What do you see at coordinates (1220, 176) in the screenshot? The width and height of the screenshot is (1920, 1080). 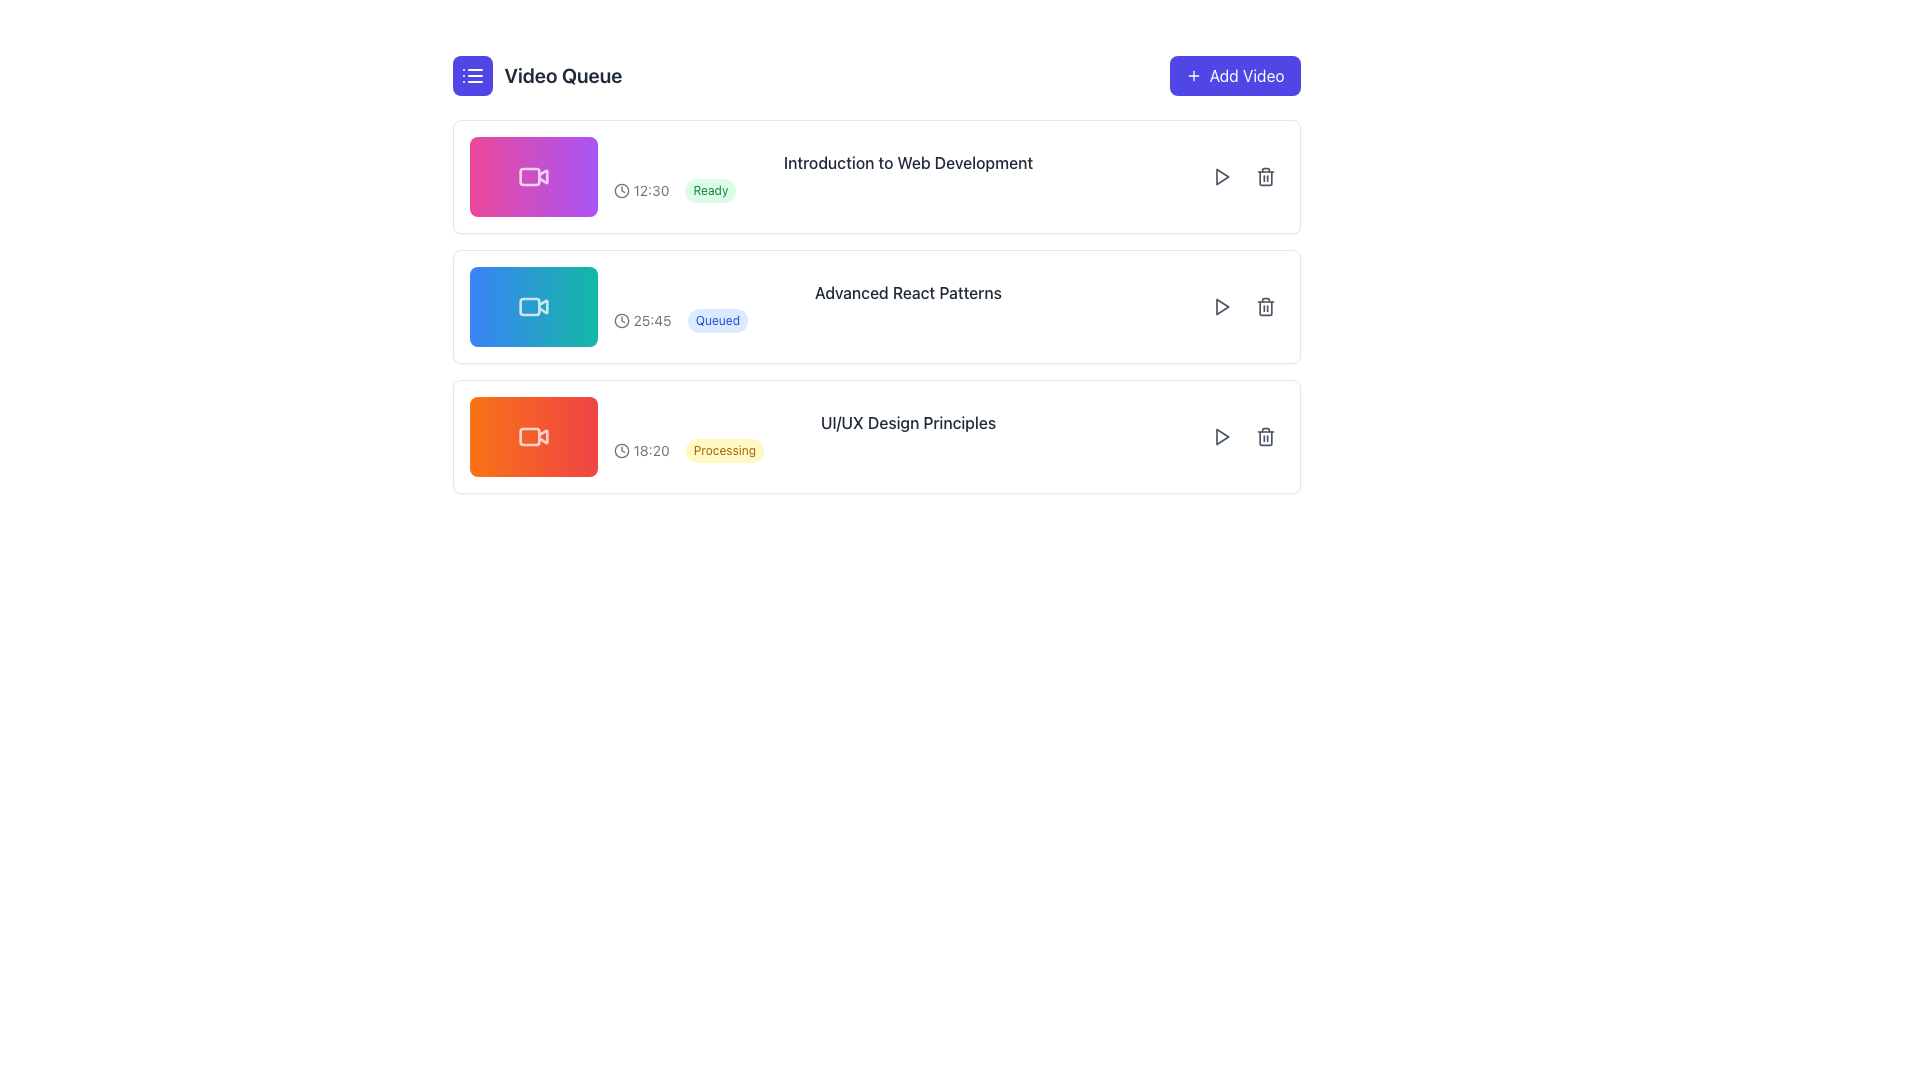 I see `the first button in the row of action icons` at bounding box center [1220, 176].